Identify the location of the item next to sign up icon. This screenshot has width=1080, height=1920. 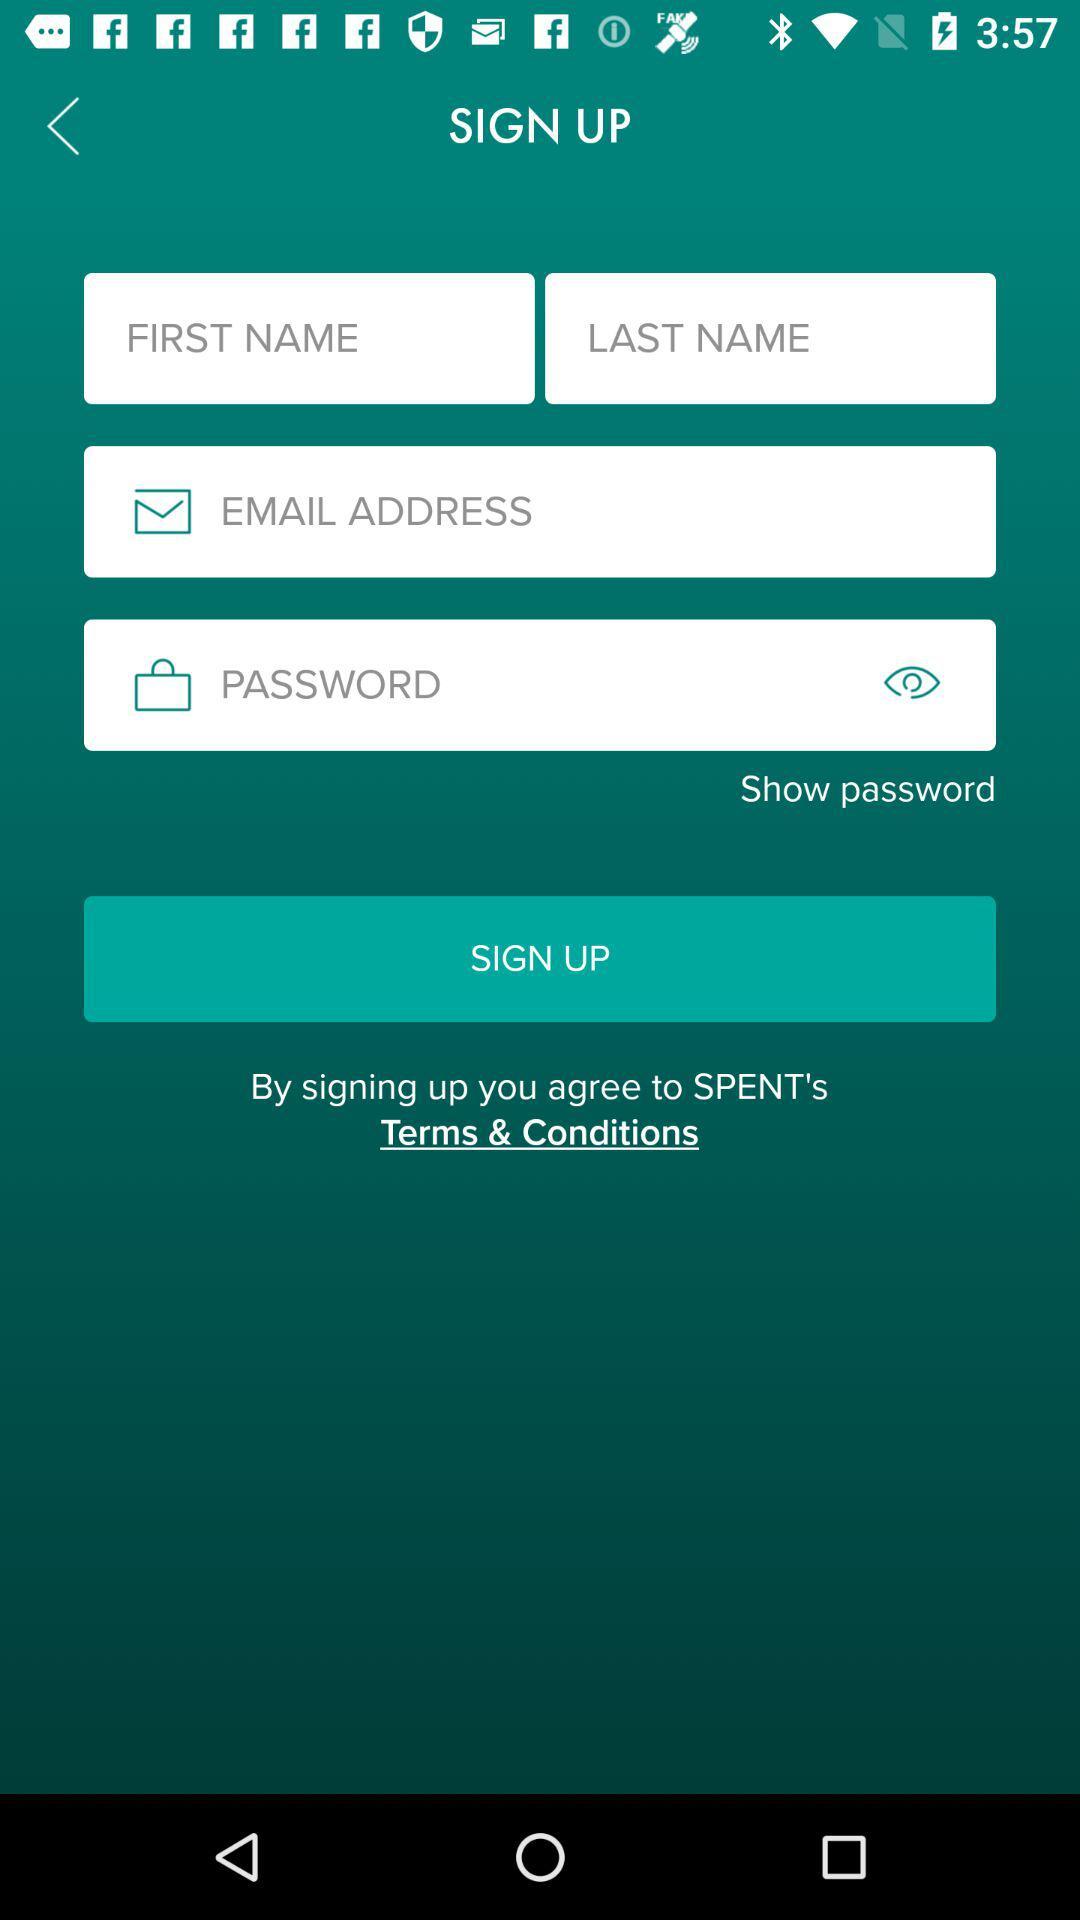
(61, 124).